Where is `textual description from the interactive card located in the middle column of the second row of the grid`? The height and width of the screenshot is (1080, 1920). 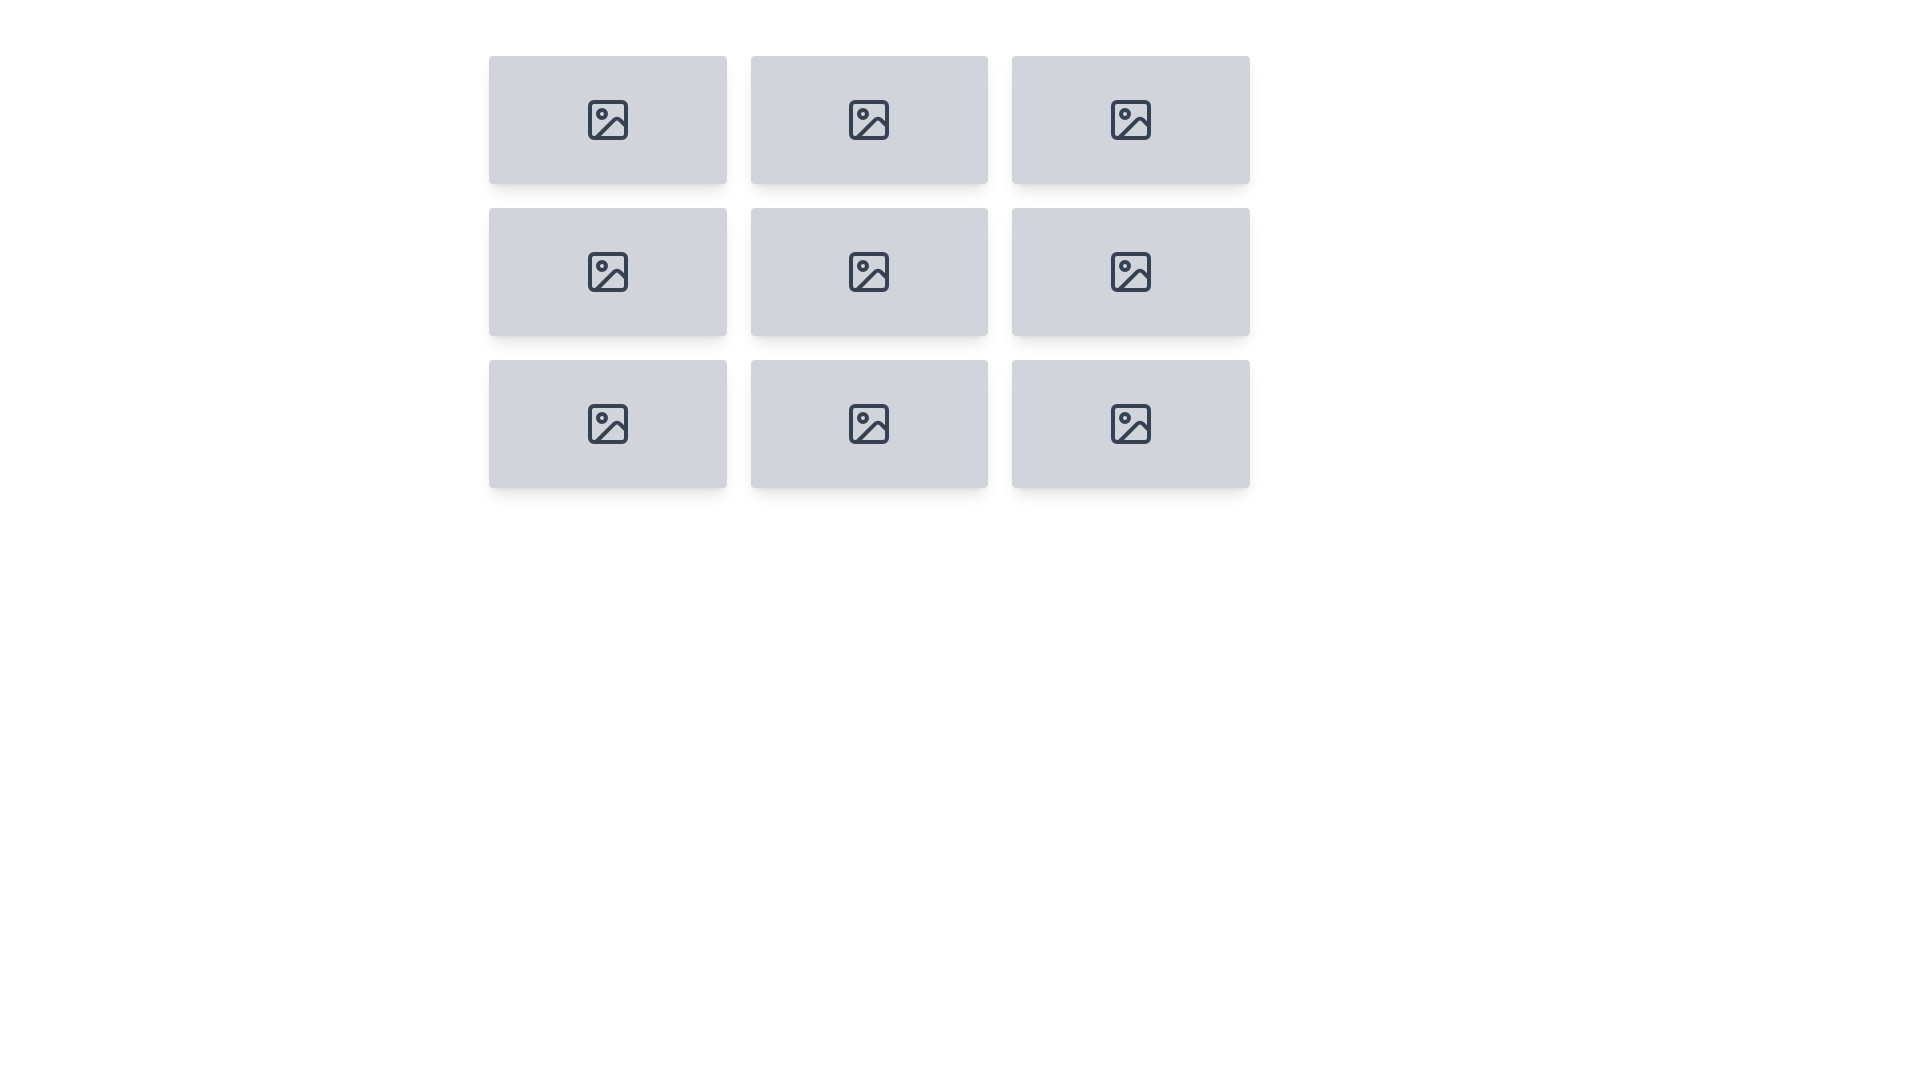
textual description from the interactive card located in the middle column of the second row of the grid is located at coordinates (869, 272).